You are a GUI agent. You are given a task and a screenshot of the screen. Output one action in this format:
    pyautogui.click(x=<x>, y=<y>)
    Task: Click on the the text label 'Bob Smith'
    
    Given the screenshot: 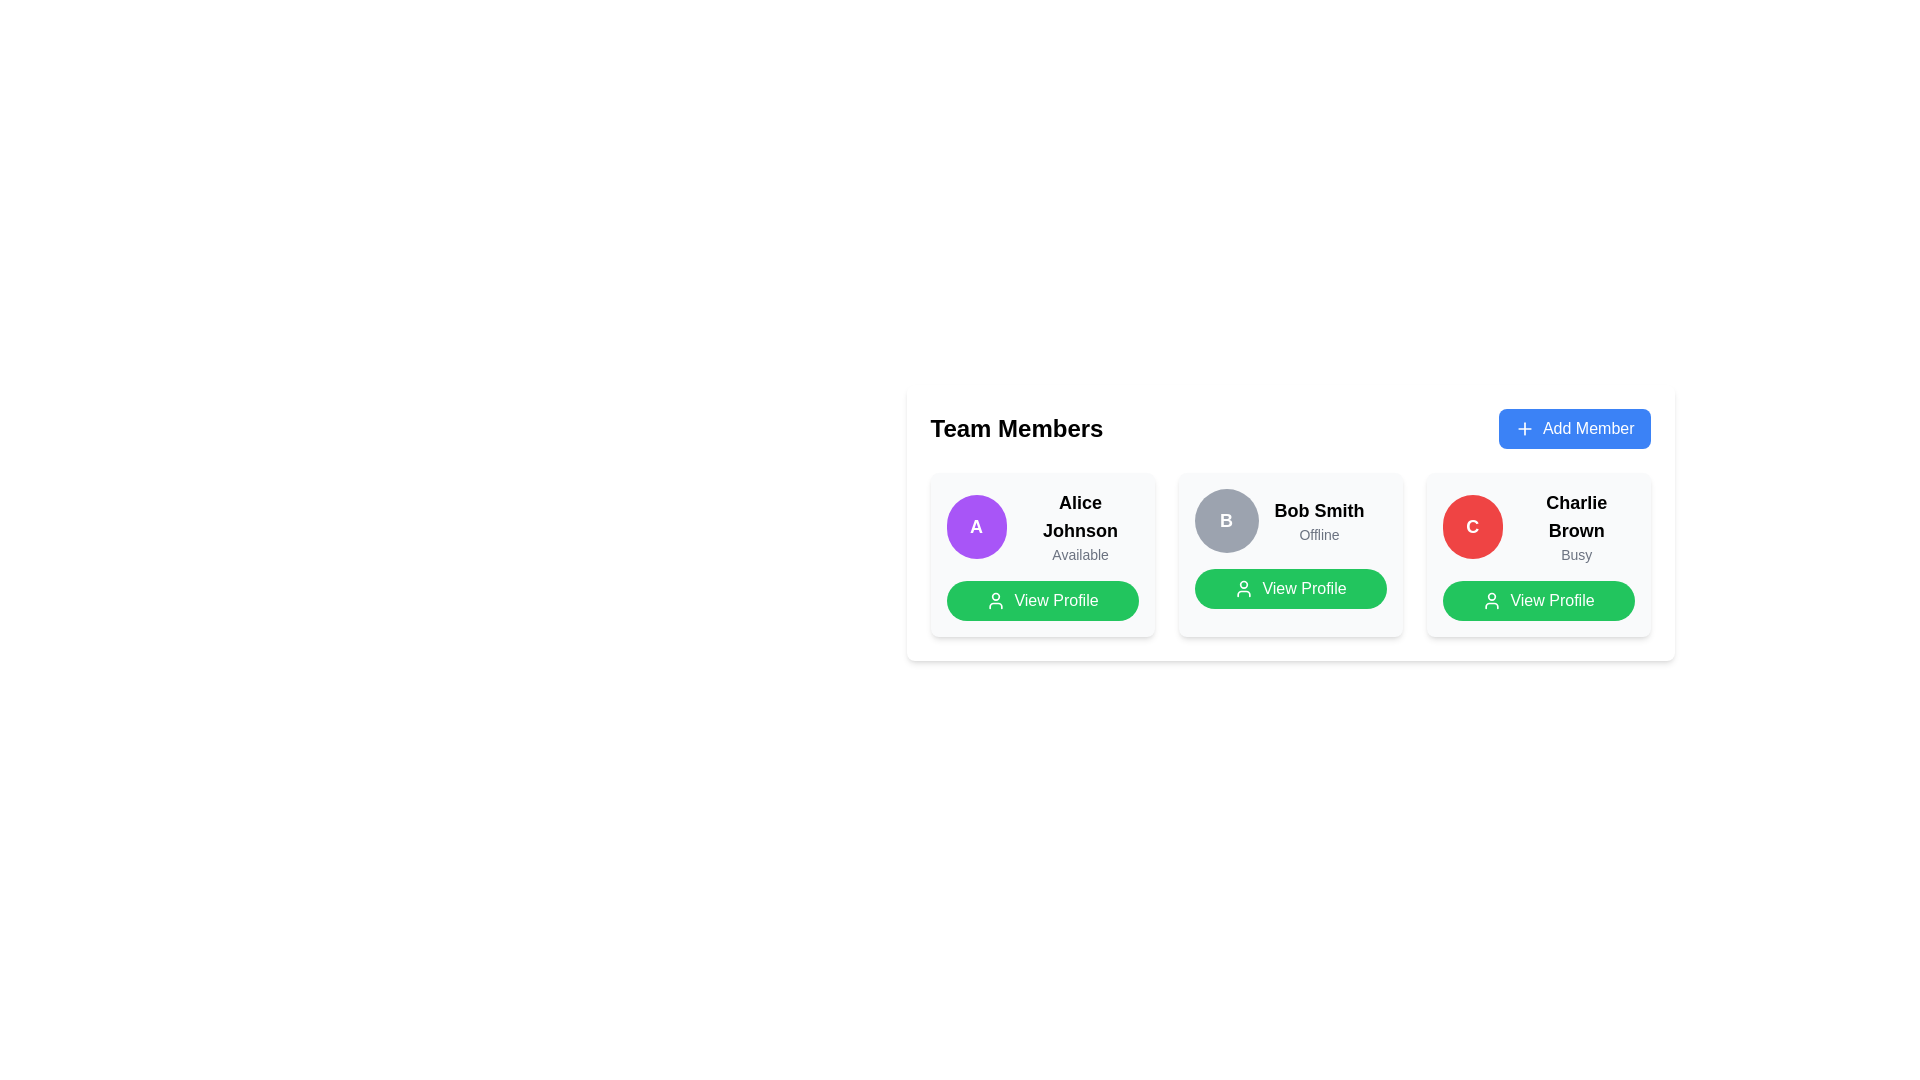 What is the action you would take?
    pyautogui.click(x=1319, y=509)
    